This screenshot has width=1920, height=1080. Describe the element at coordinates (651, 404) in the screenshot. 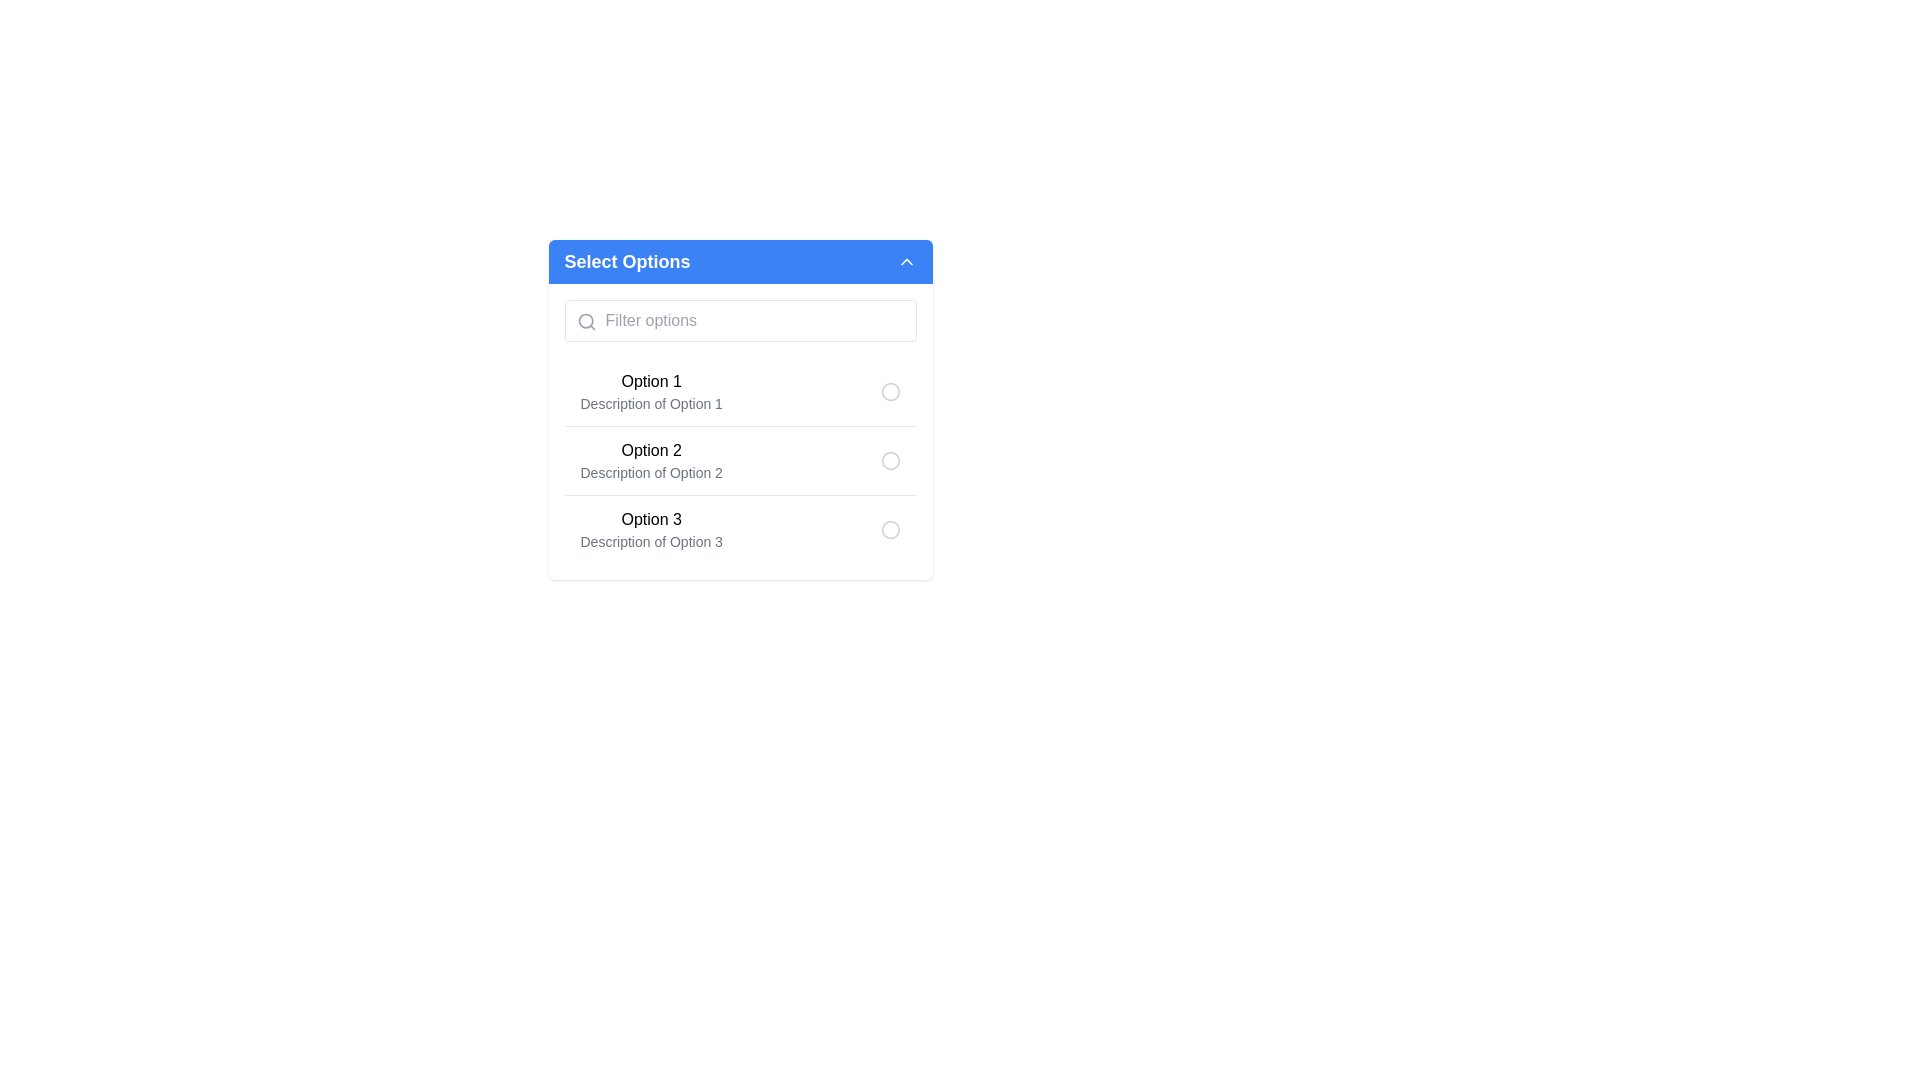

I see `information displayed in the Text label which provides additional details for 'Option 1' in the dropdown, located directly below the 'Option 1' header` at that location.